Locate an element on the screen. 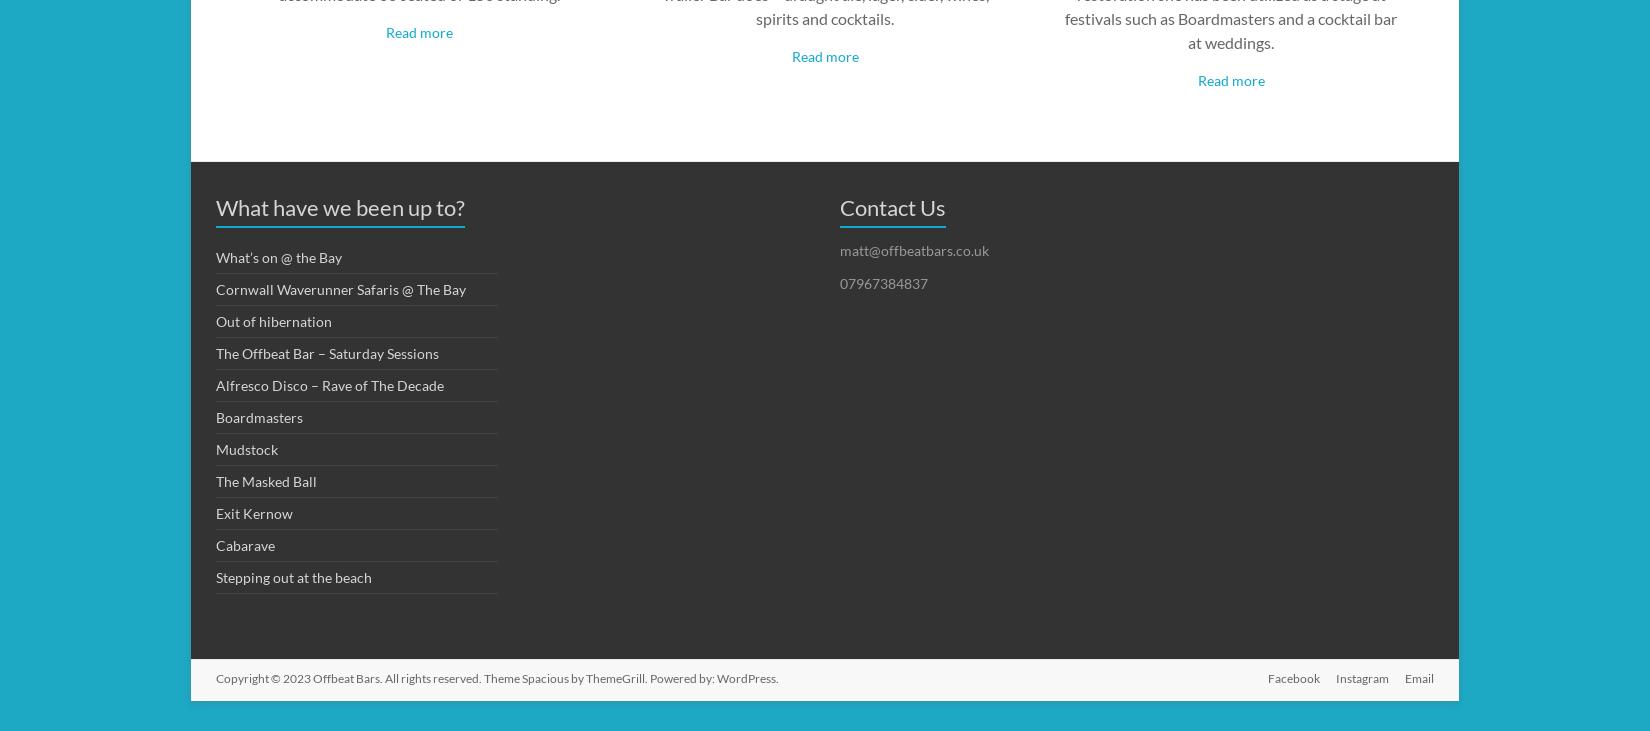 The image size is (1650, 731). 'What’s on @ the Bay' is located at coordinates (215, 255).